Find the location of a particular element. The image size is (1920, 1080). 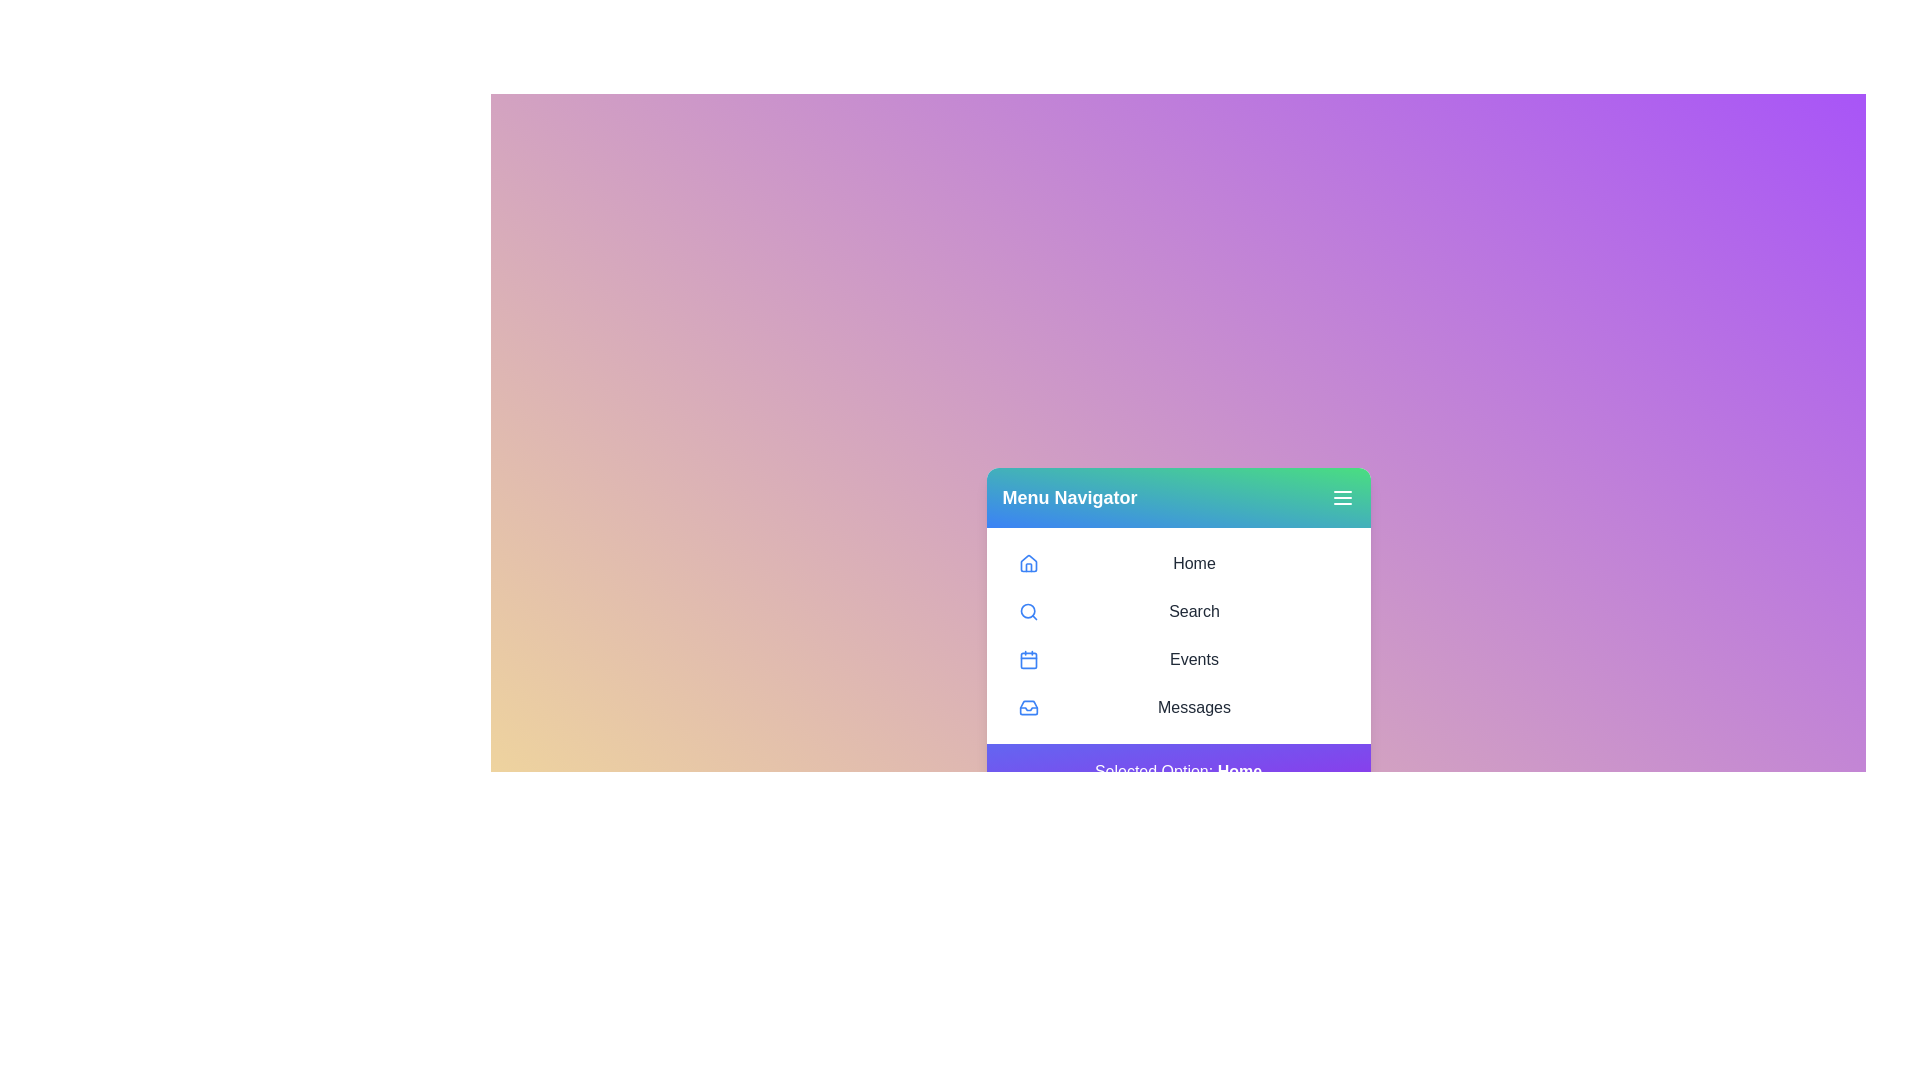

the menu item Messages from the menu is located at coordinates (1178, 707).